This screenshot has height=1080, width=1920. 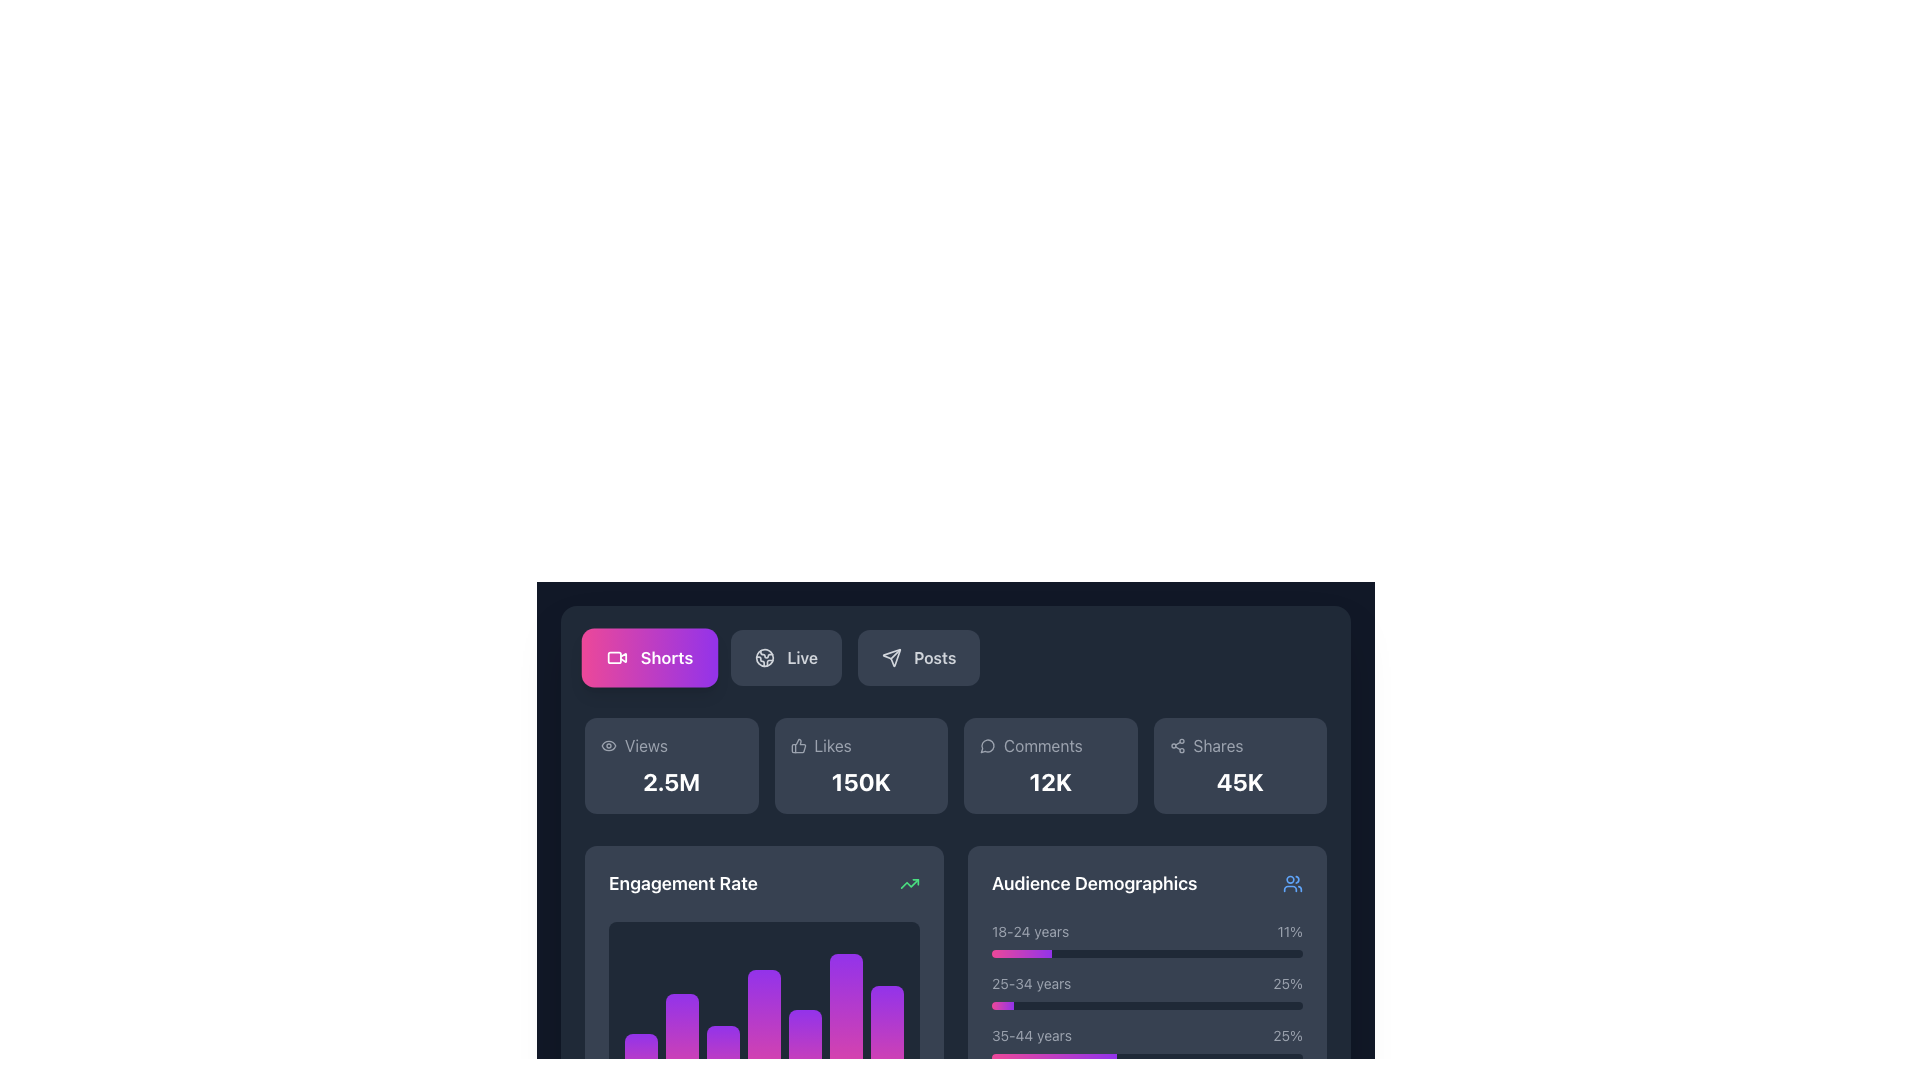 I want to click on the thumbs-up icon representing the 'Likes' feature, which is located to the left of the '150K' indicator and to the right of the label text, so click(x=797, y=745).